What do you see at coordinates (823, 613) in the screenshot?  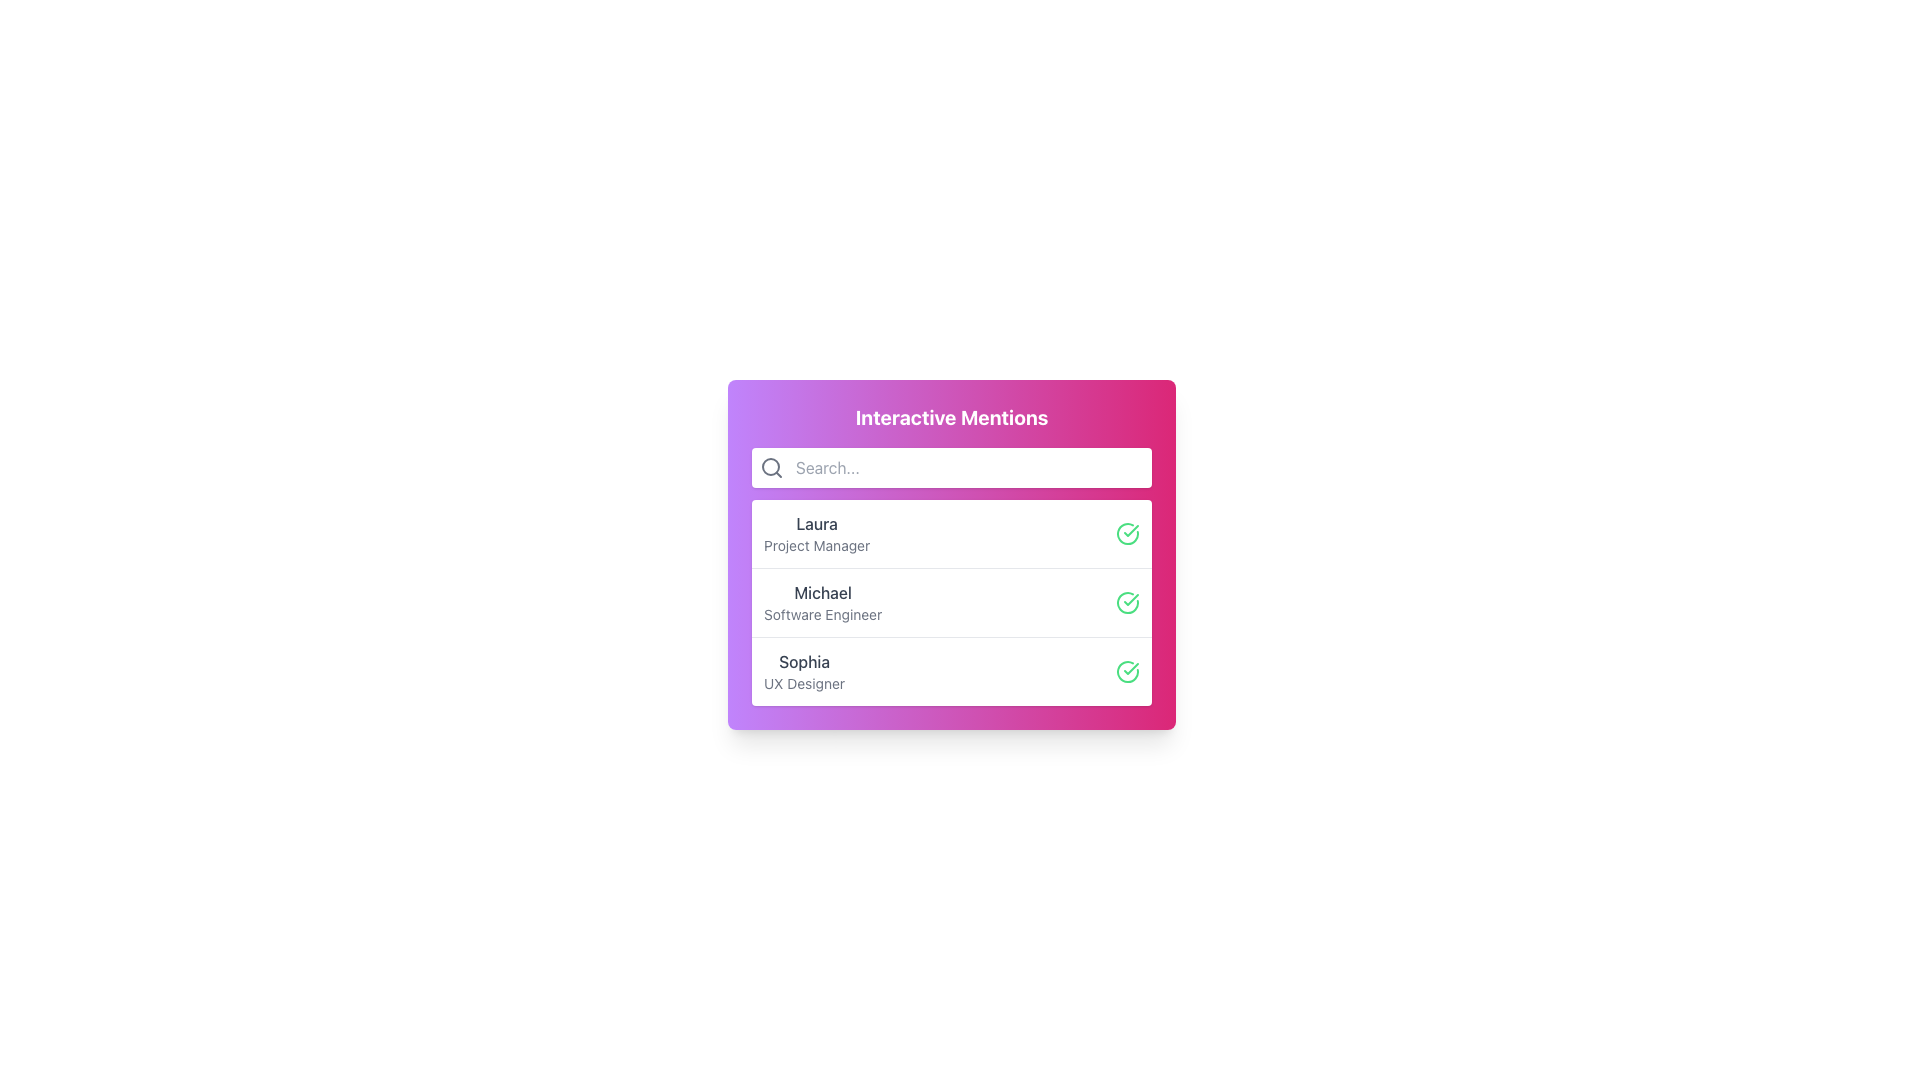 I see `text from the text label displaying 'Software Engineer', which is styled in gray and positioned below the name 'Michael'` at bounding box center [823, 613].